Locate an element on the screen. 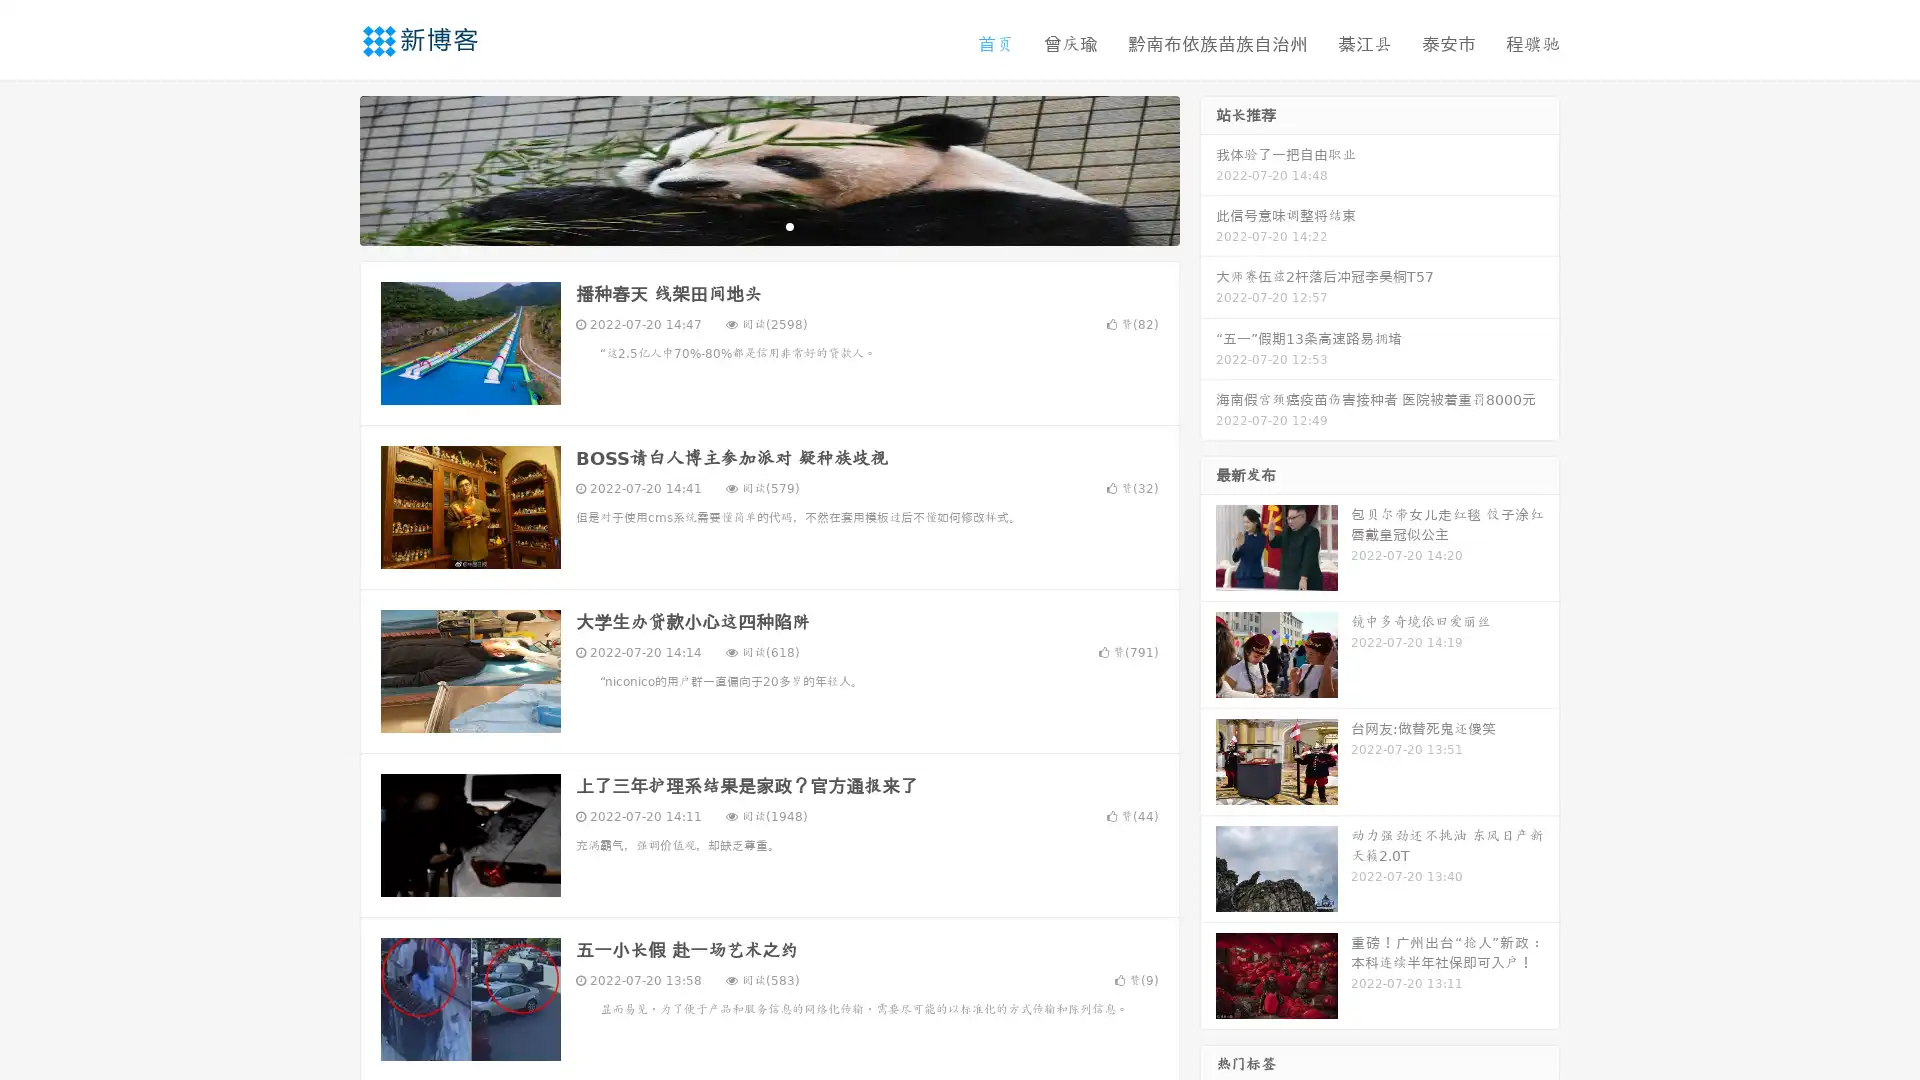  Previous slide is located at coordinates (330, 168).